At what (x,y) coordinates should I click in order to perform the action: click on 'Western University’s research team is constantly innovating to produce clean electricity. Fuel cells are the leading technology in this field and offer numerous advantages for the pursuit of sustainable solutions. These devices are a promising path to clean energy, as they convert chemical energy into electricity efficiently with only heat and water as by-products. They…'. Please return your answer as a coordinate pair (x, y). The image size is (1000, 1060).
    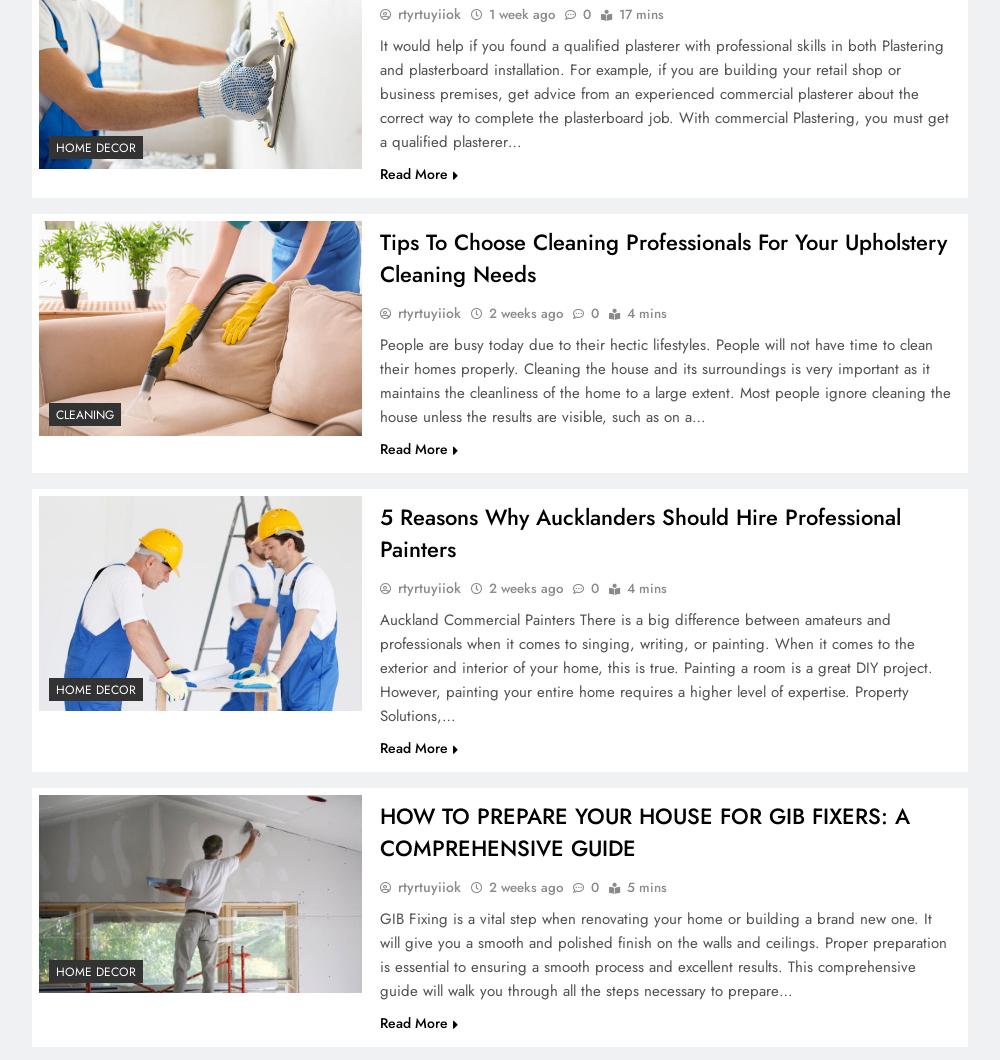
    Looking at the image, I should click on (663, 254).